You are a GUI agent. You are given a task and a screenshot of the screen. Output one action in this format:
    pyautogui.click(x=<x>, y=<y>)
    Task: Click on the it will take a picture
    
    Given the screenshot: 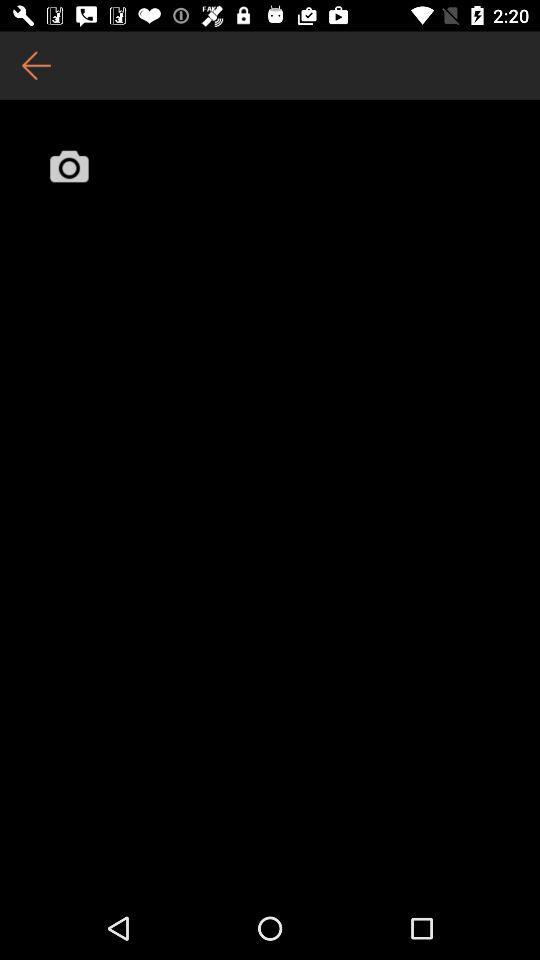 What is the action you would take?
    pyautogui.click(x=68, y=165)
    